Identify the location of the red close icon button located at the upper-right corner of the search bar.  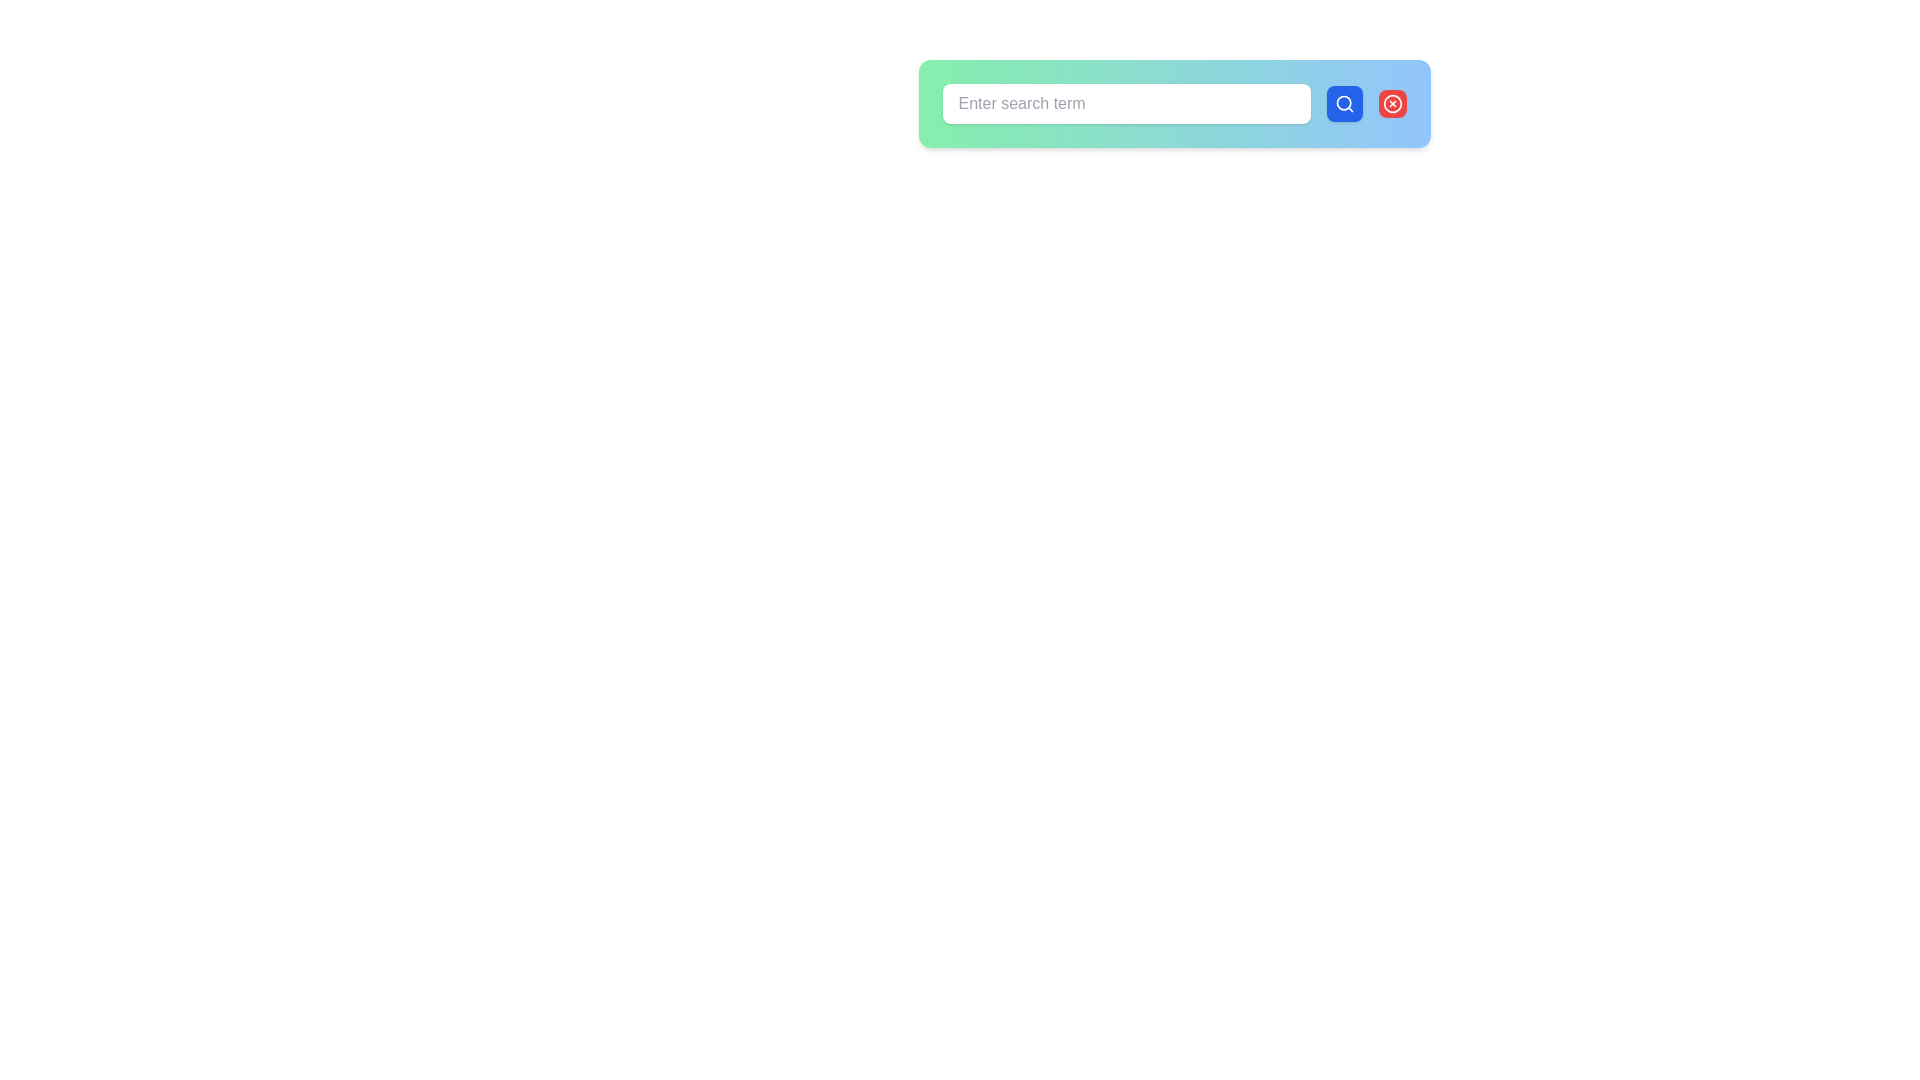
(1391, 104).